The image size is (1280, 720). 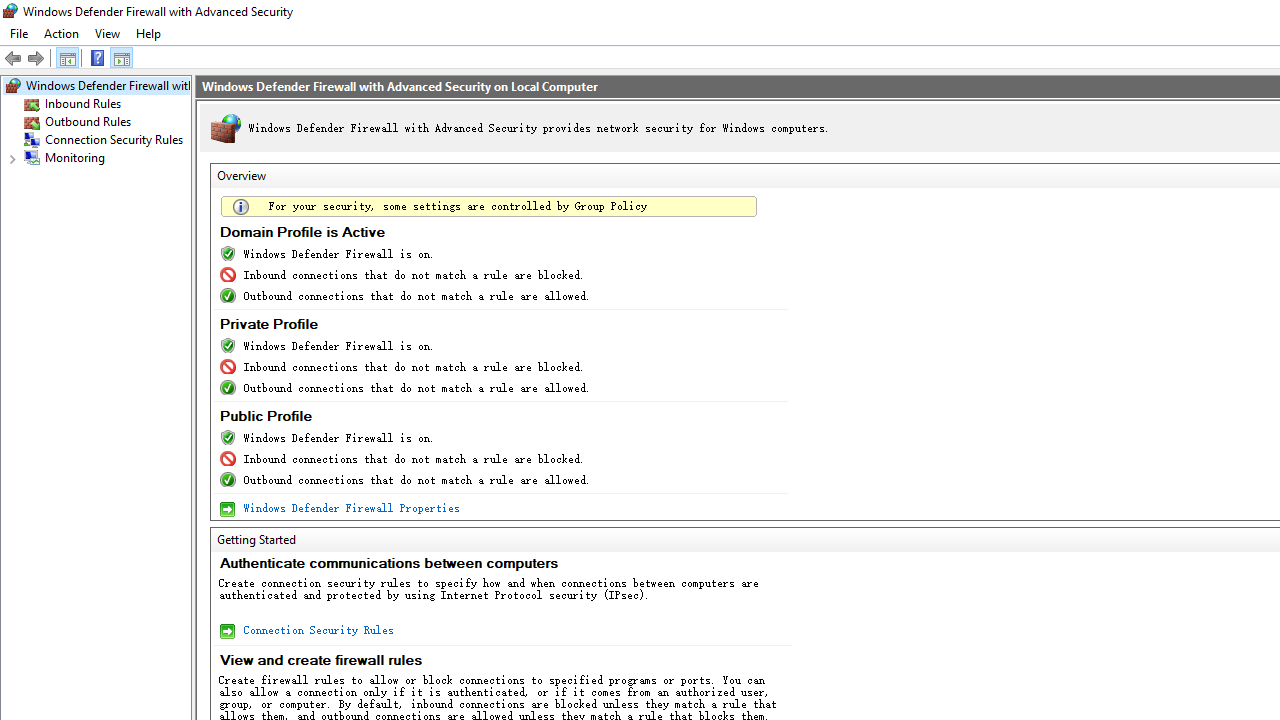 What do you see at coordinates (14, 56) in the screenshot?
I see `'Back'` at bounding box center [14, 56].